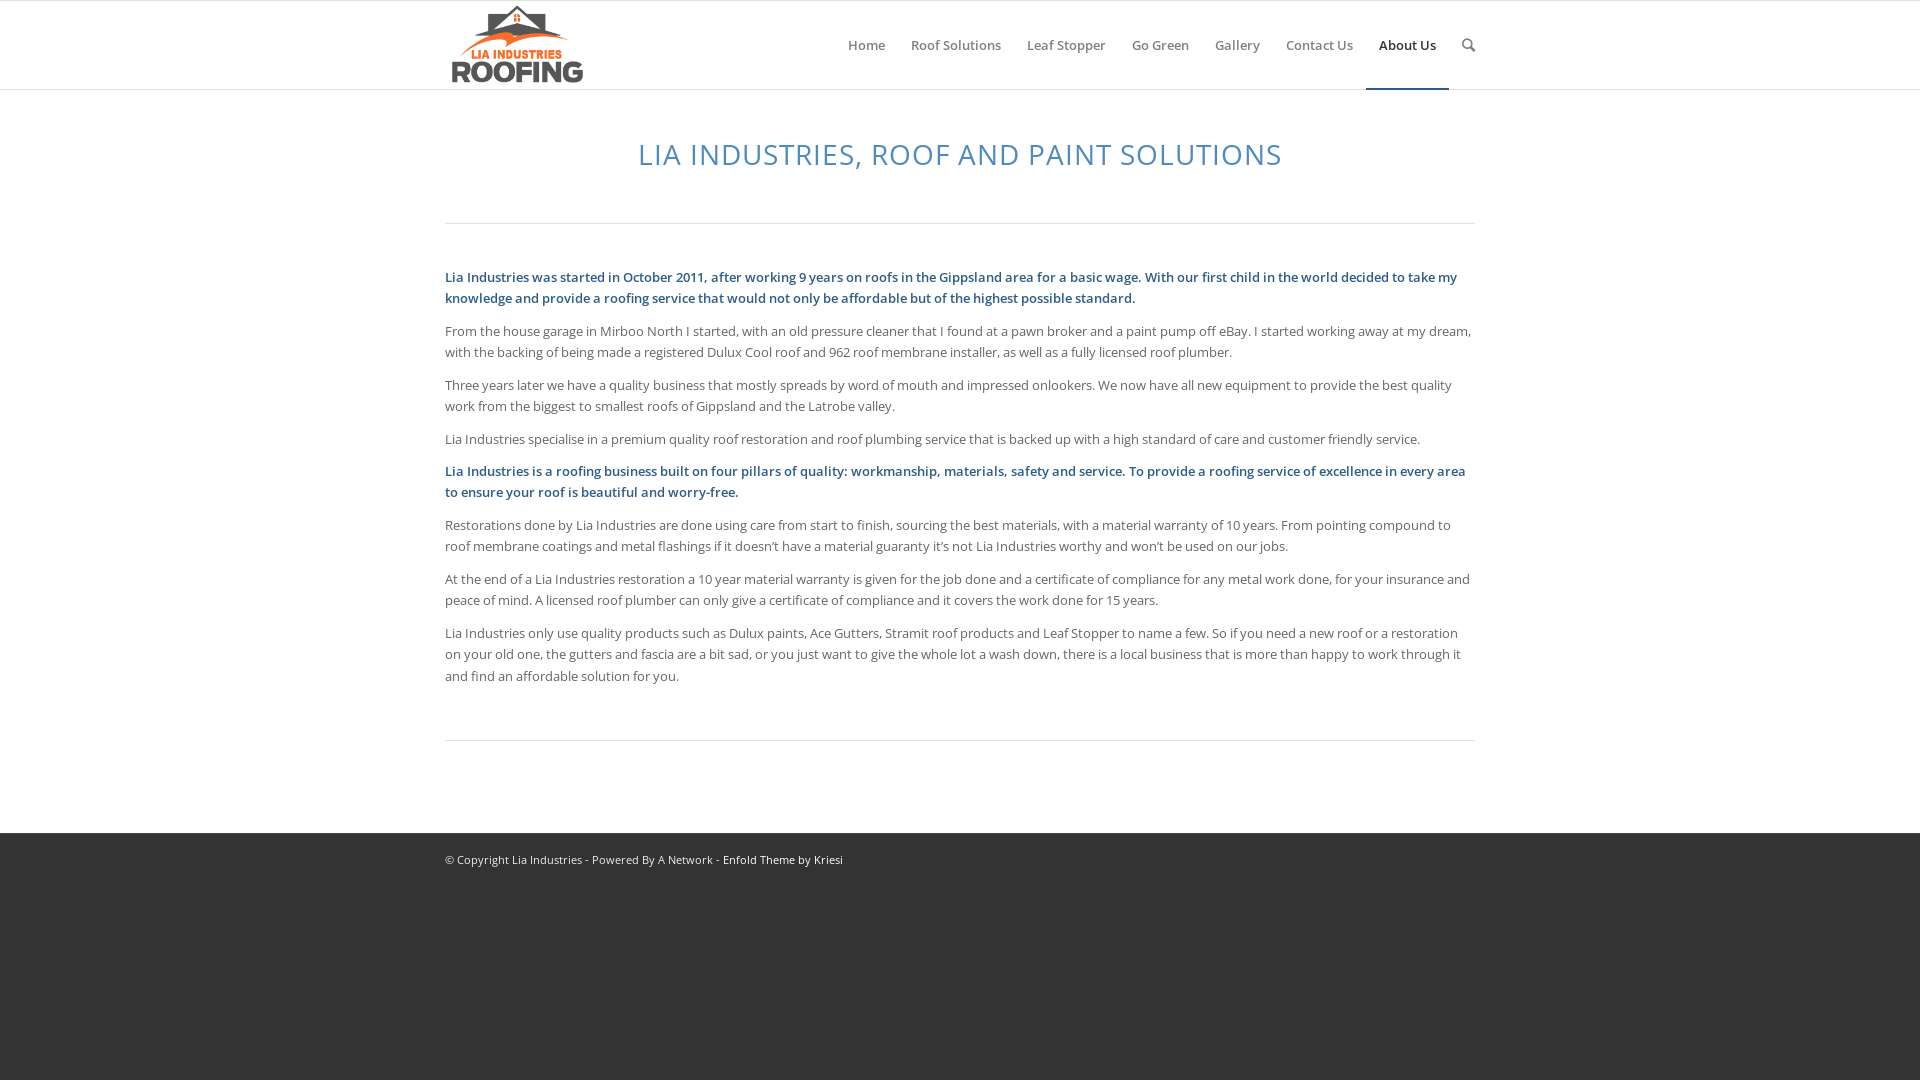 The image size is (1920, 1080). I want to click on 'Enfold Theme by Kriesi', so click(781, 858).